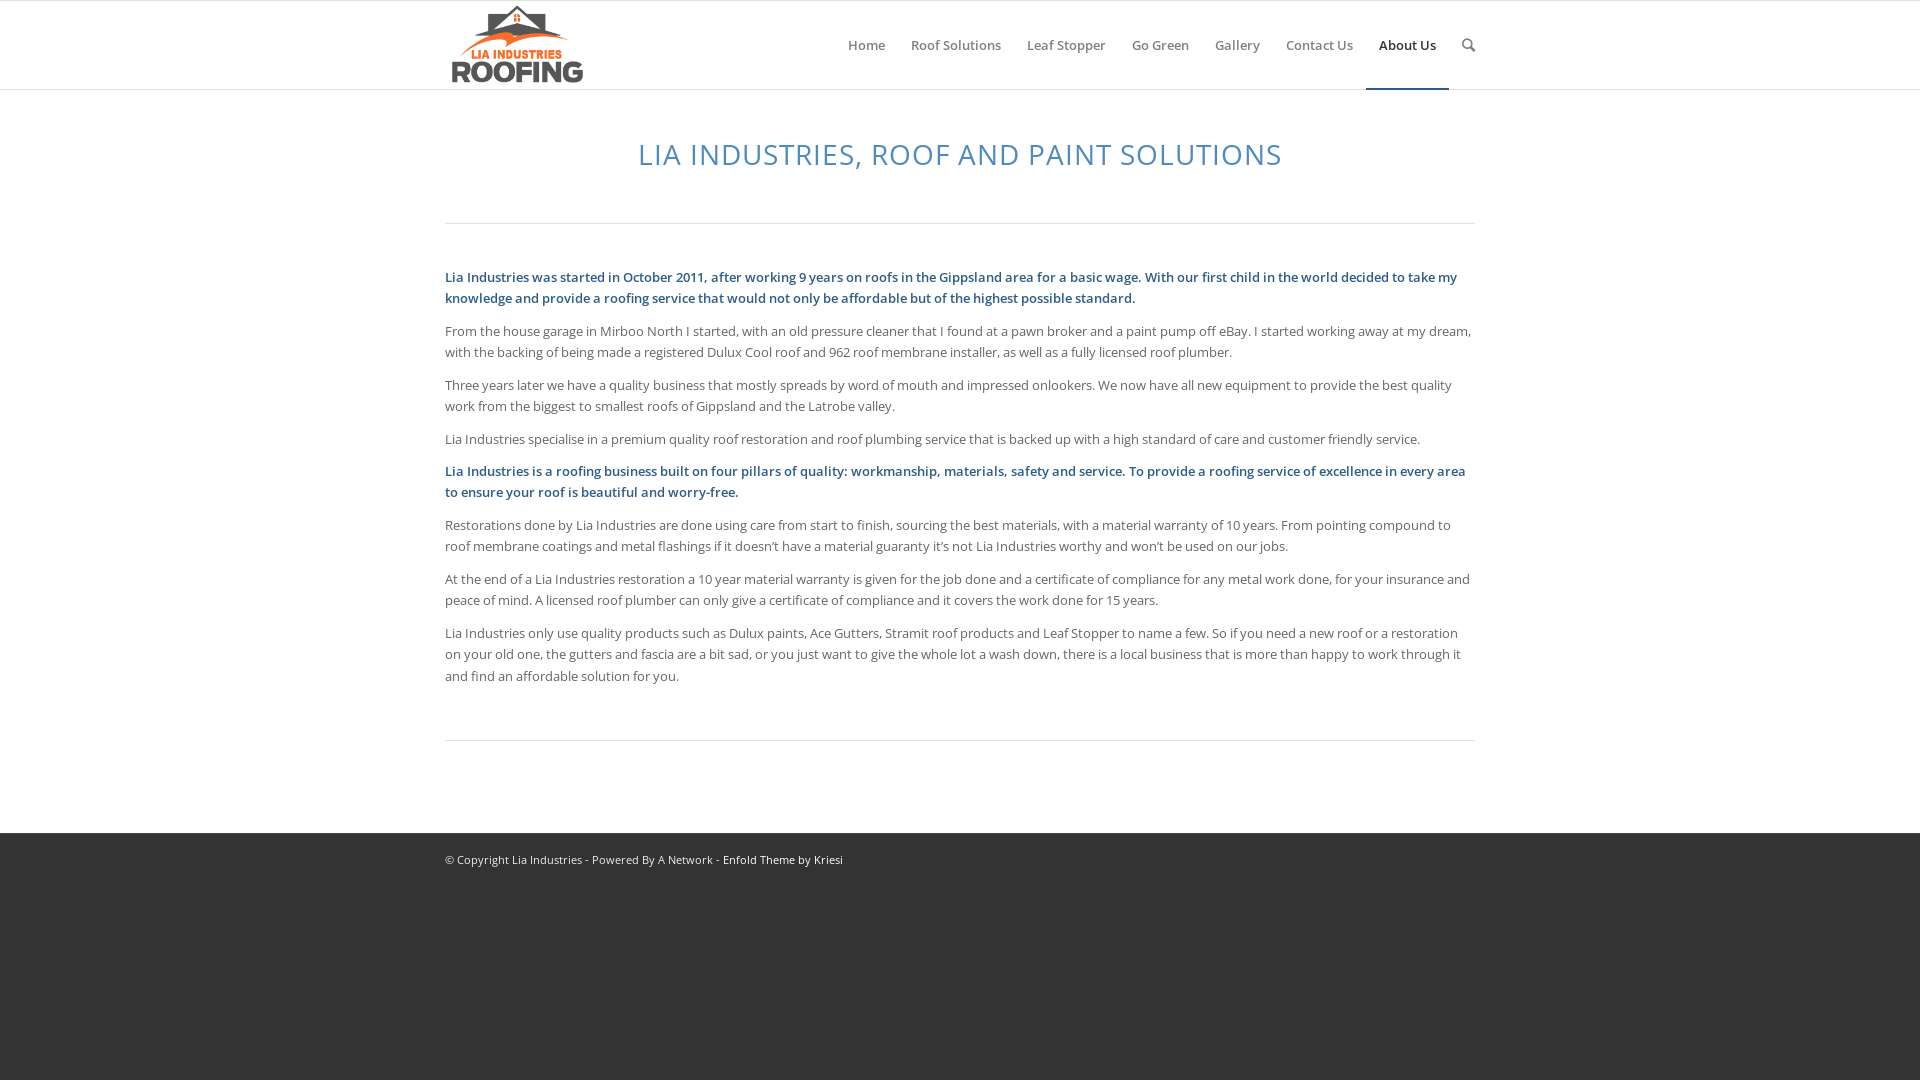 The image size is (1920, 1080). I want to click on 'Enfold Theme by Kriesi', so click(781, 858).